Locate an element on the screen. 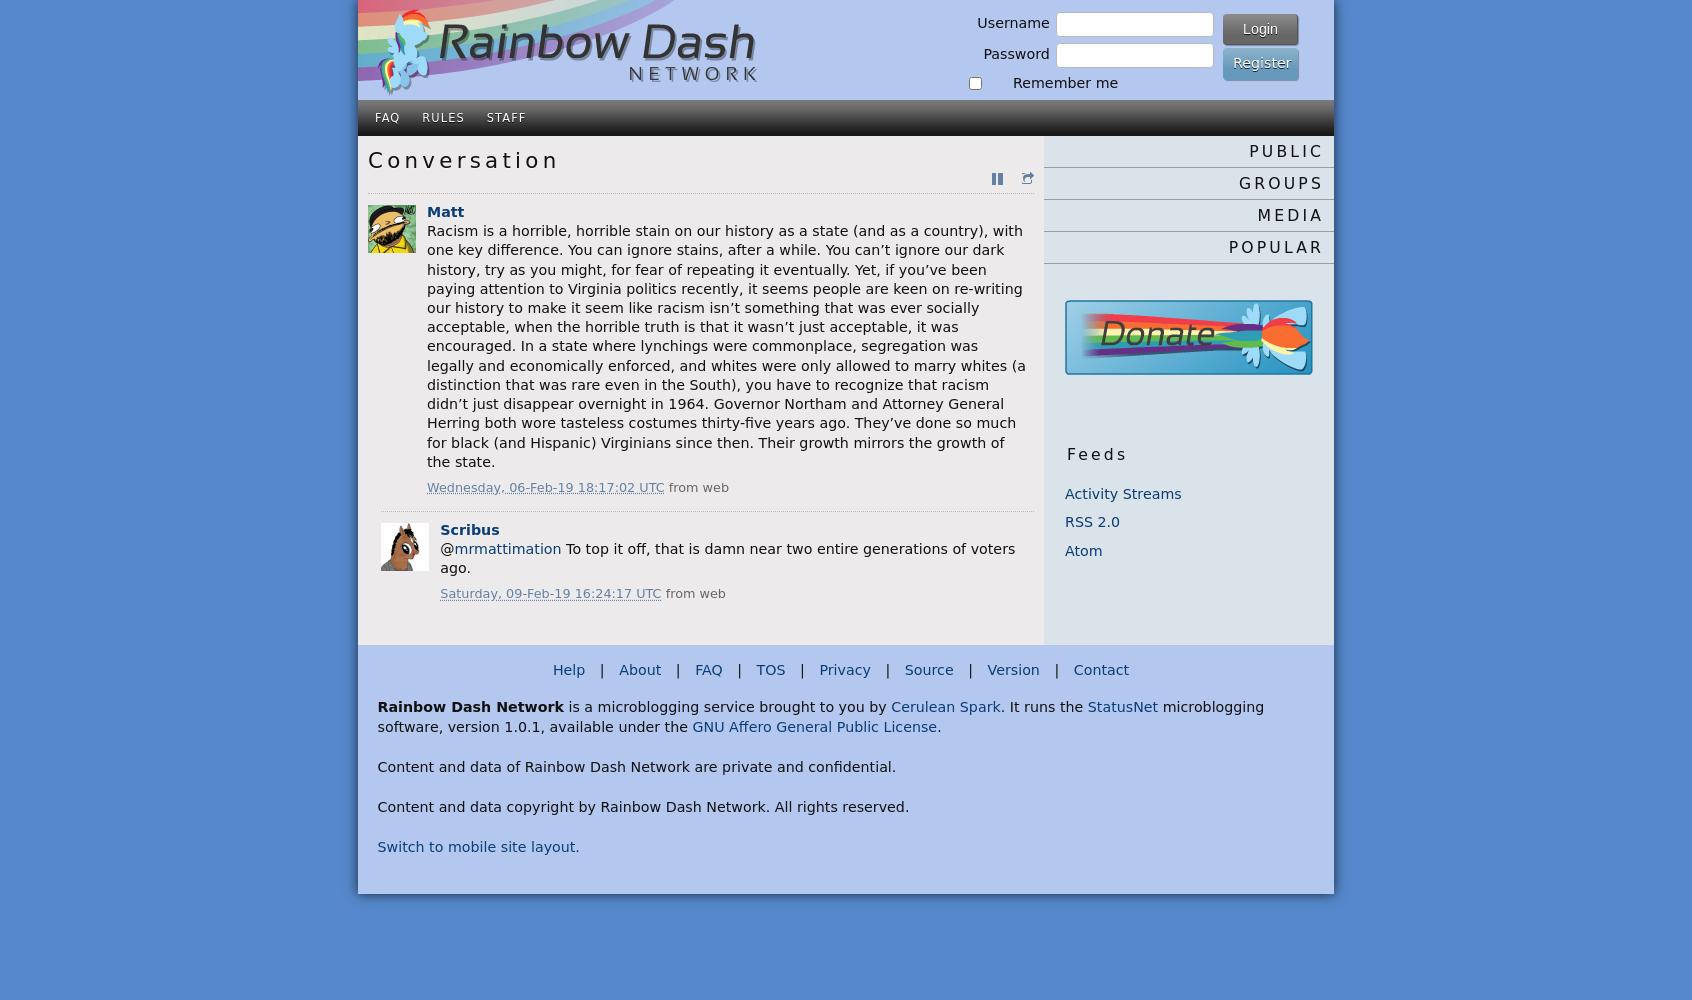 The height and width of the screenshot is (1000, 1692). 'Switch to mobile site layout.' is located at coordinates (476, 845).